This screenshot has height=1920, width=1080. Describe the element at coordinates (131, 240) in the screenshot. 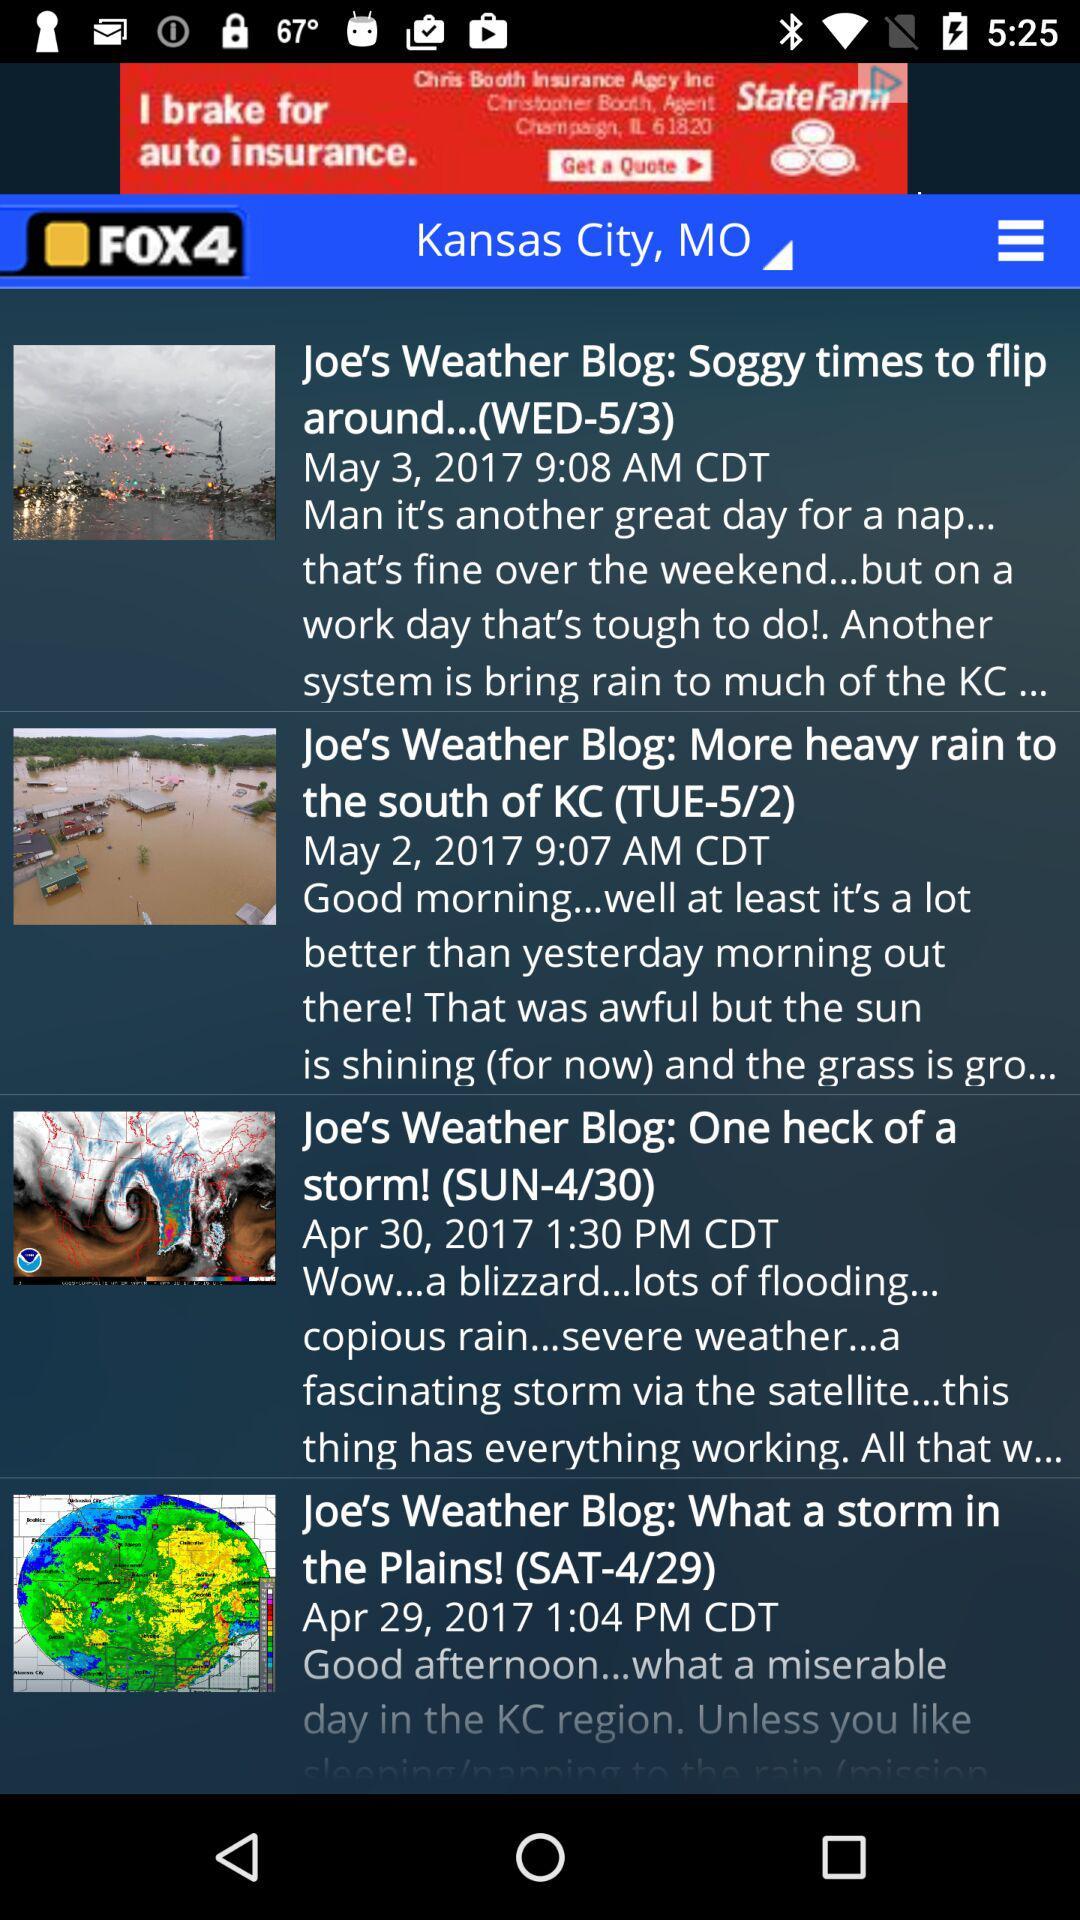

I see `the item next to the kansas city, mo` at that location.